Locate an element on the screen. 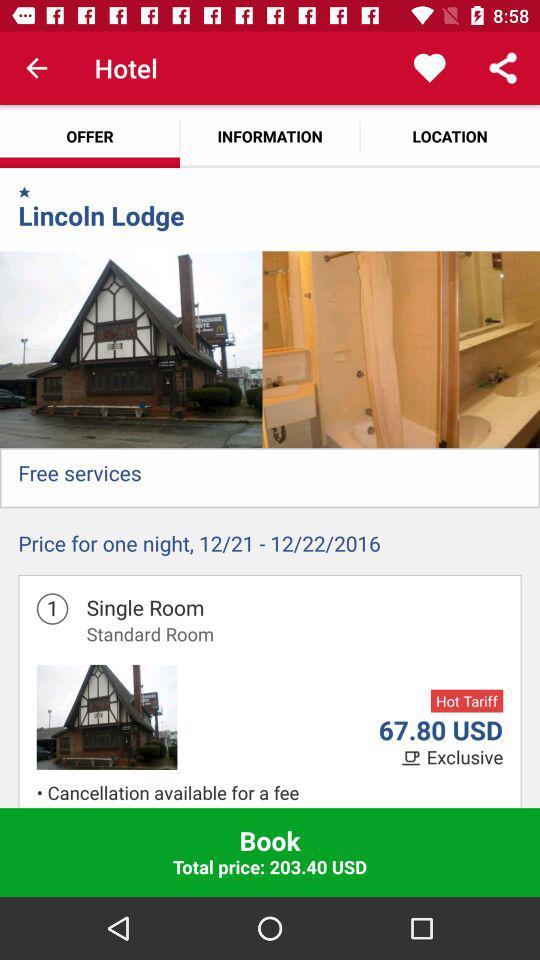  the icon next to 1 icon is located at coordinates (149, 633).